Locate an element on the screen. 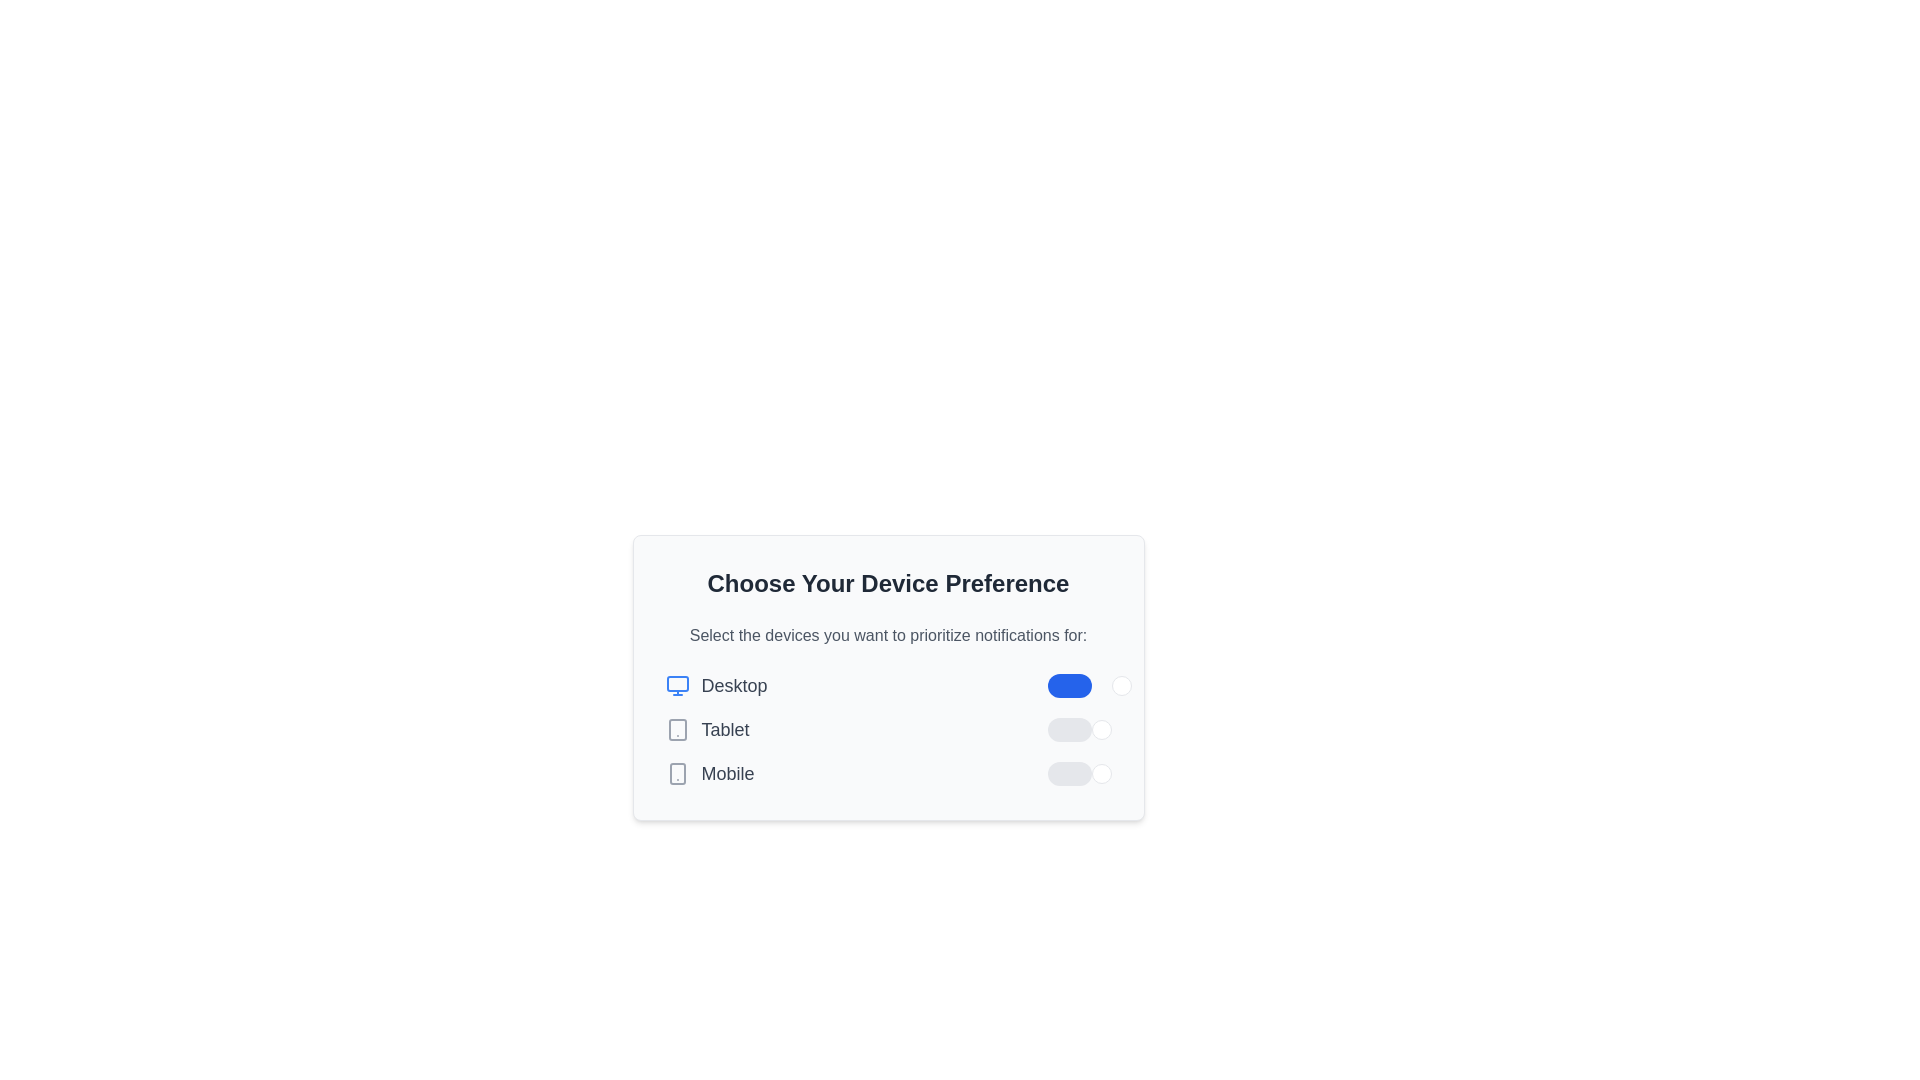 This screenshot has width=1920, height=1080. the mobile device option label with an icon in the device preference selection interface, which is the third item in the list under 'Choose Your Device Preference' is located at coordinates (710, 773).